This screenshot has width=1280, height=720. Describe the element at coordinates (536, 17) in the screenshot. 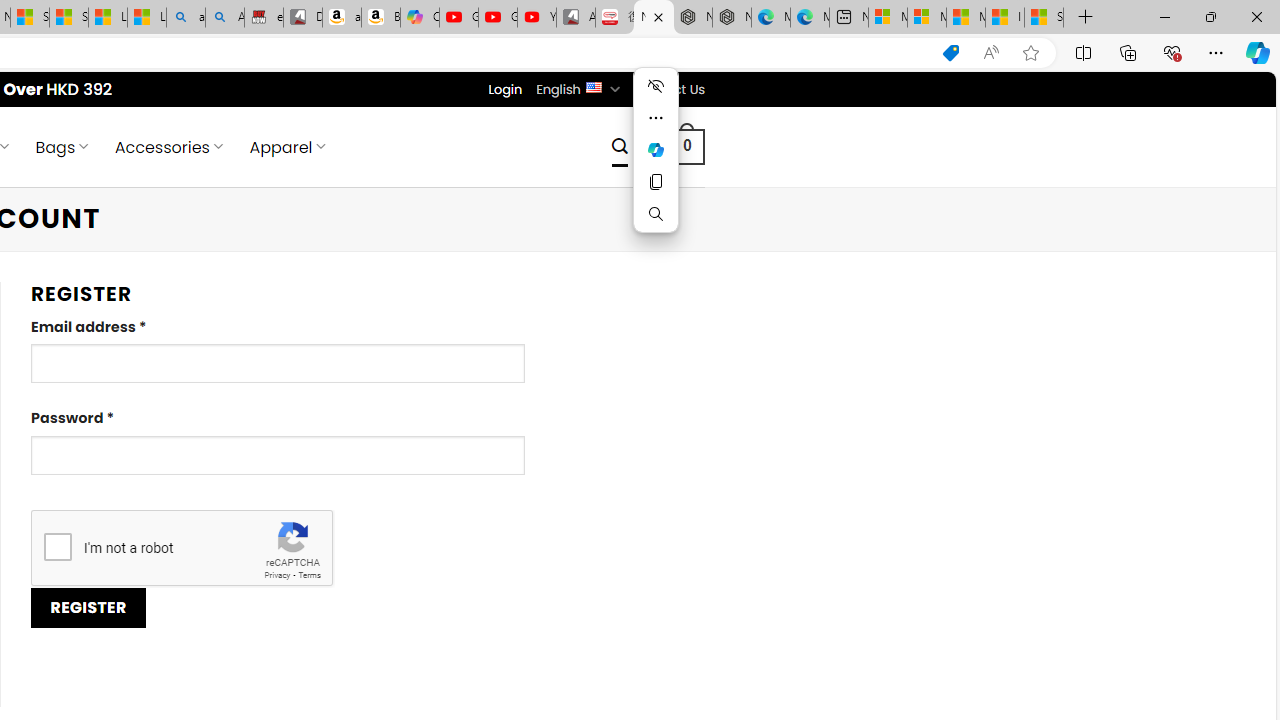

I see `'YouTube Kids - An App Created for Kids to Explore Content'` at that location.